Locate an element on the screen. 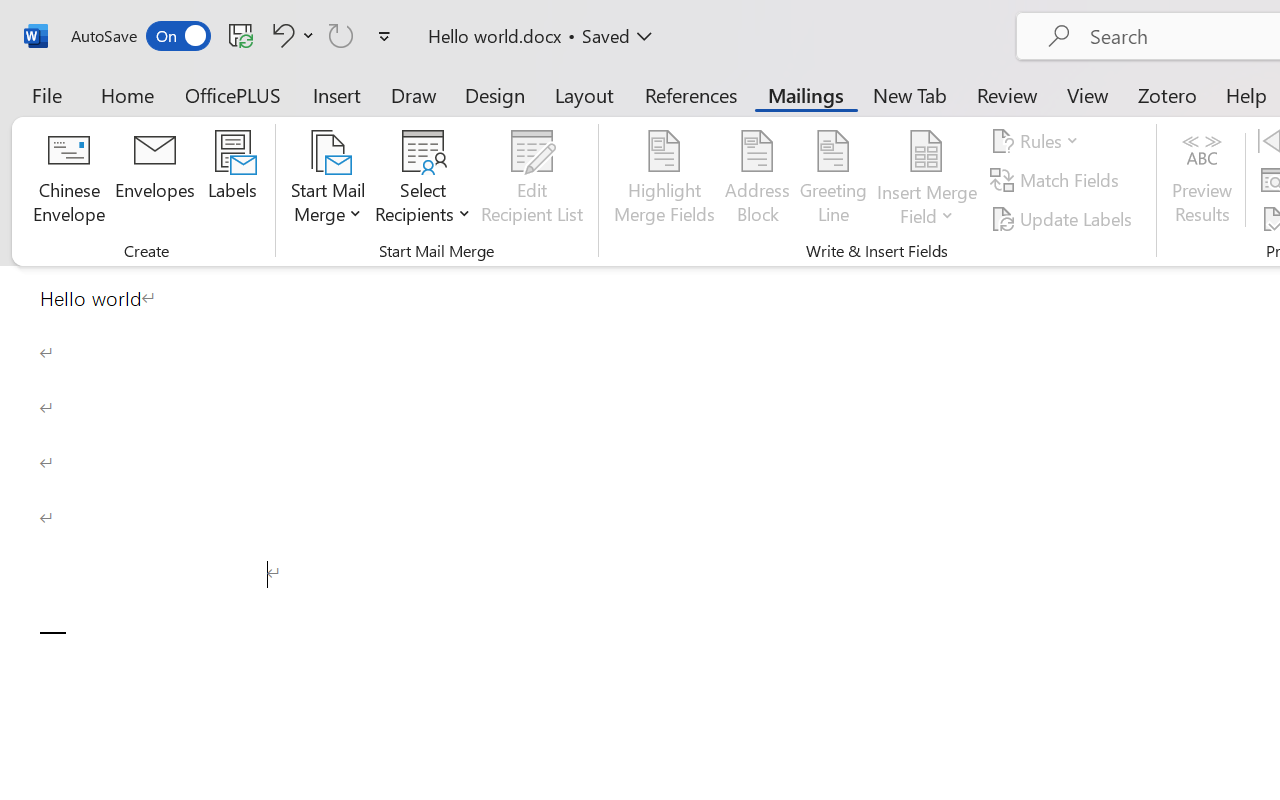 This screenshot has width=1280, height=800. 'Chinese Envelope...' is located at coordinates (69, 179).